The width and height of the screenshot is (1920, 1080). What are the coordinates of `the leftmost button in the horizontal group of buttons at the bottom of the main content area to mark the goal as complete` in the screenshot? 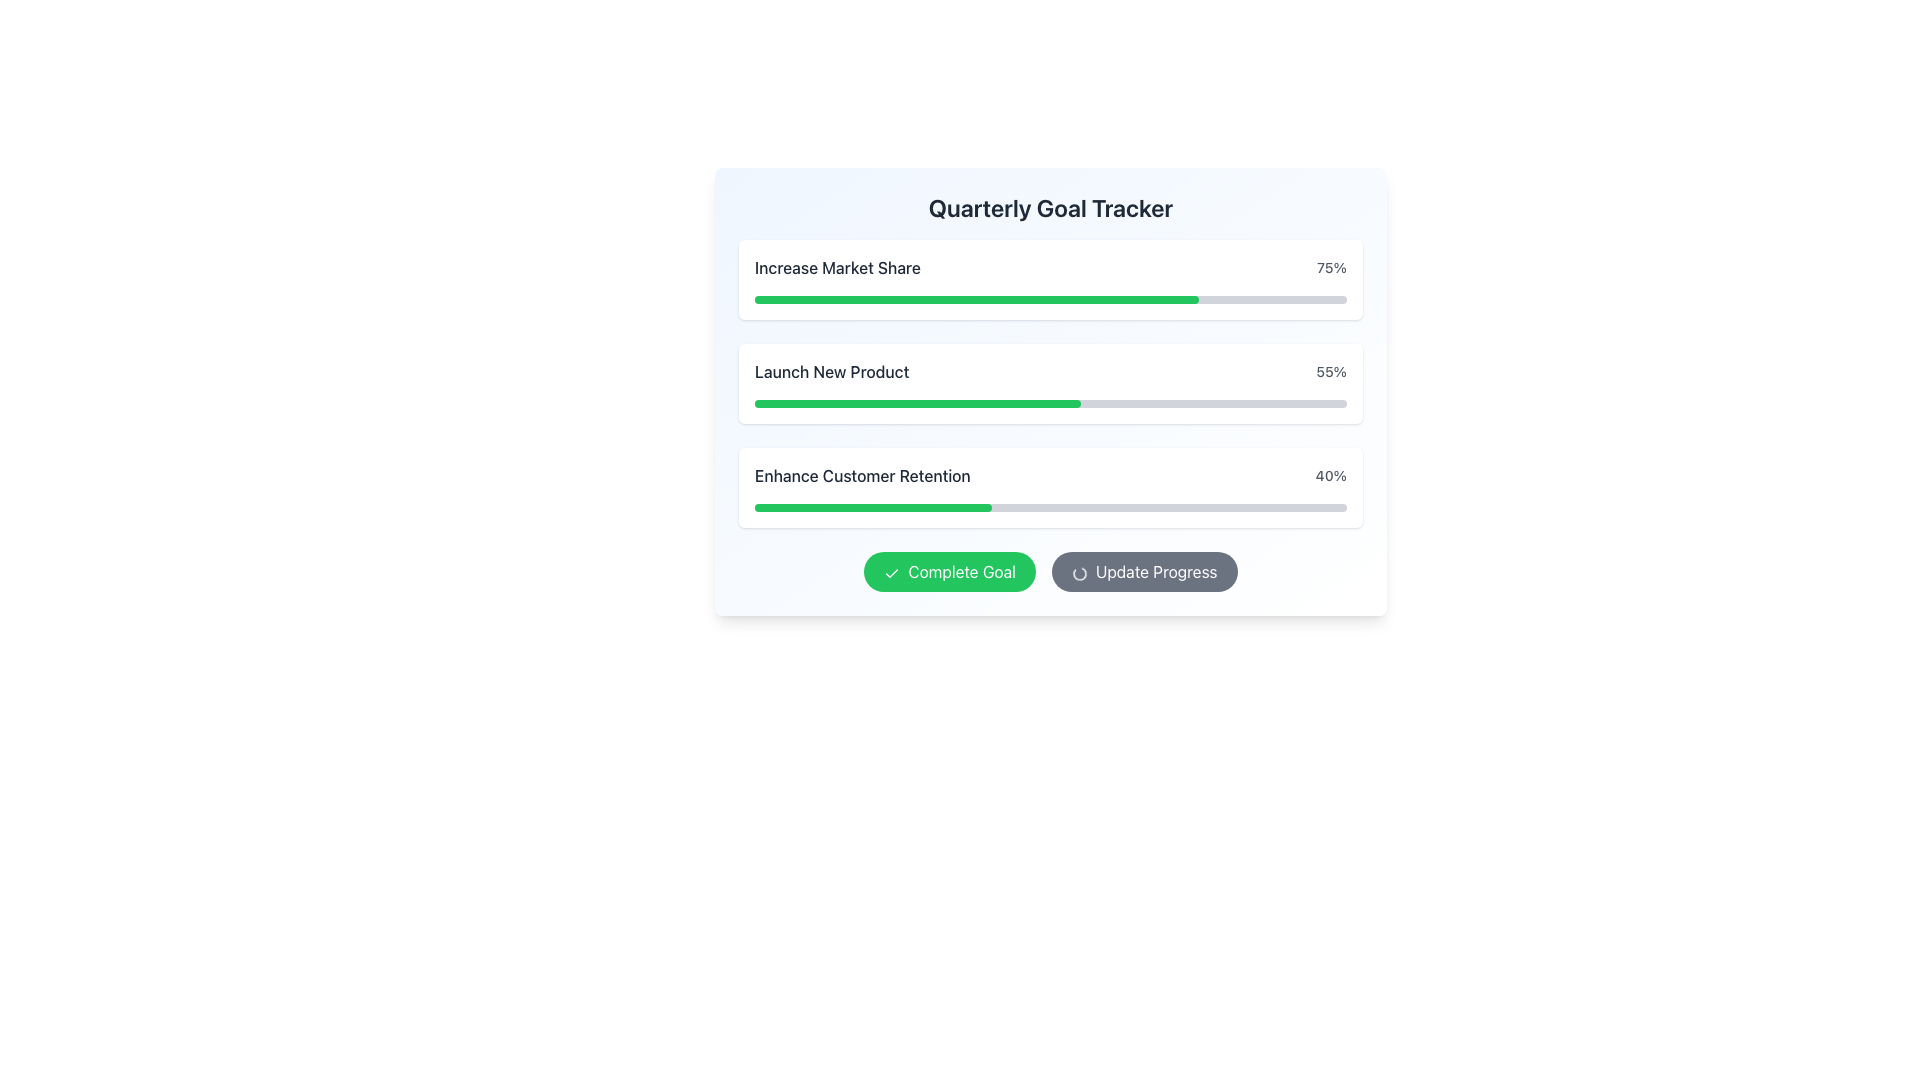 It's located at (949, 571).